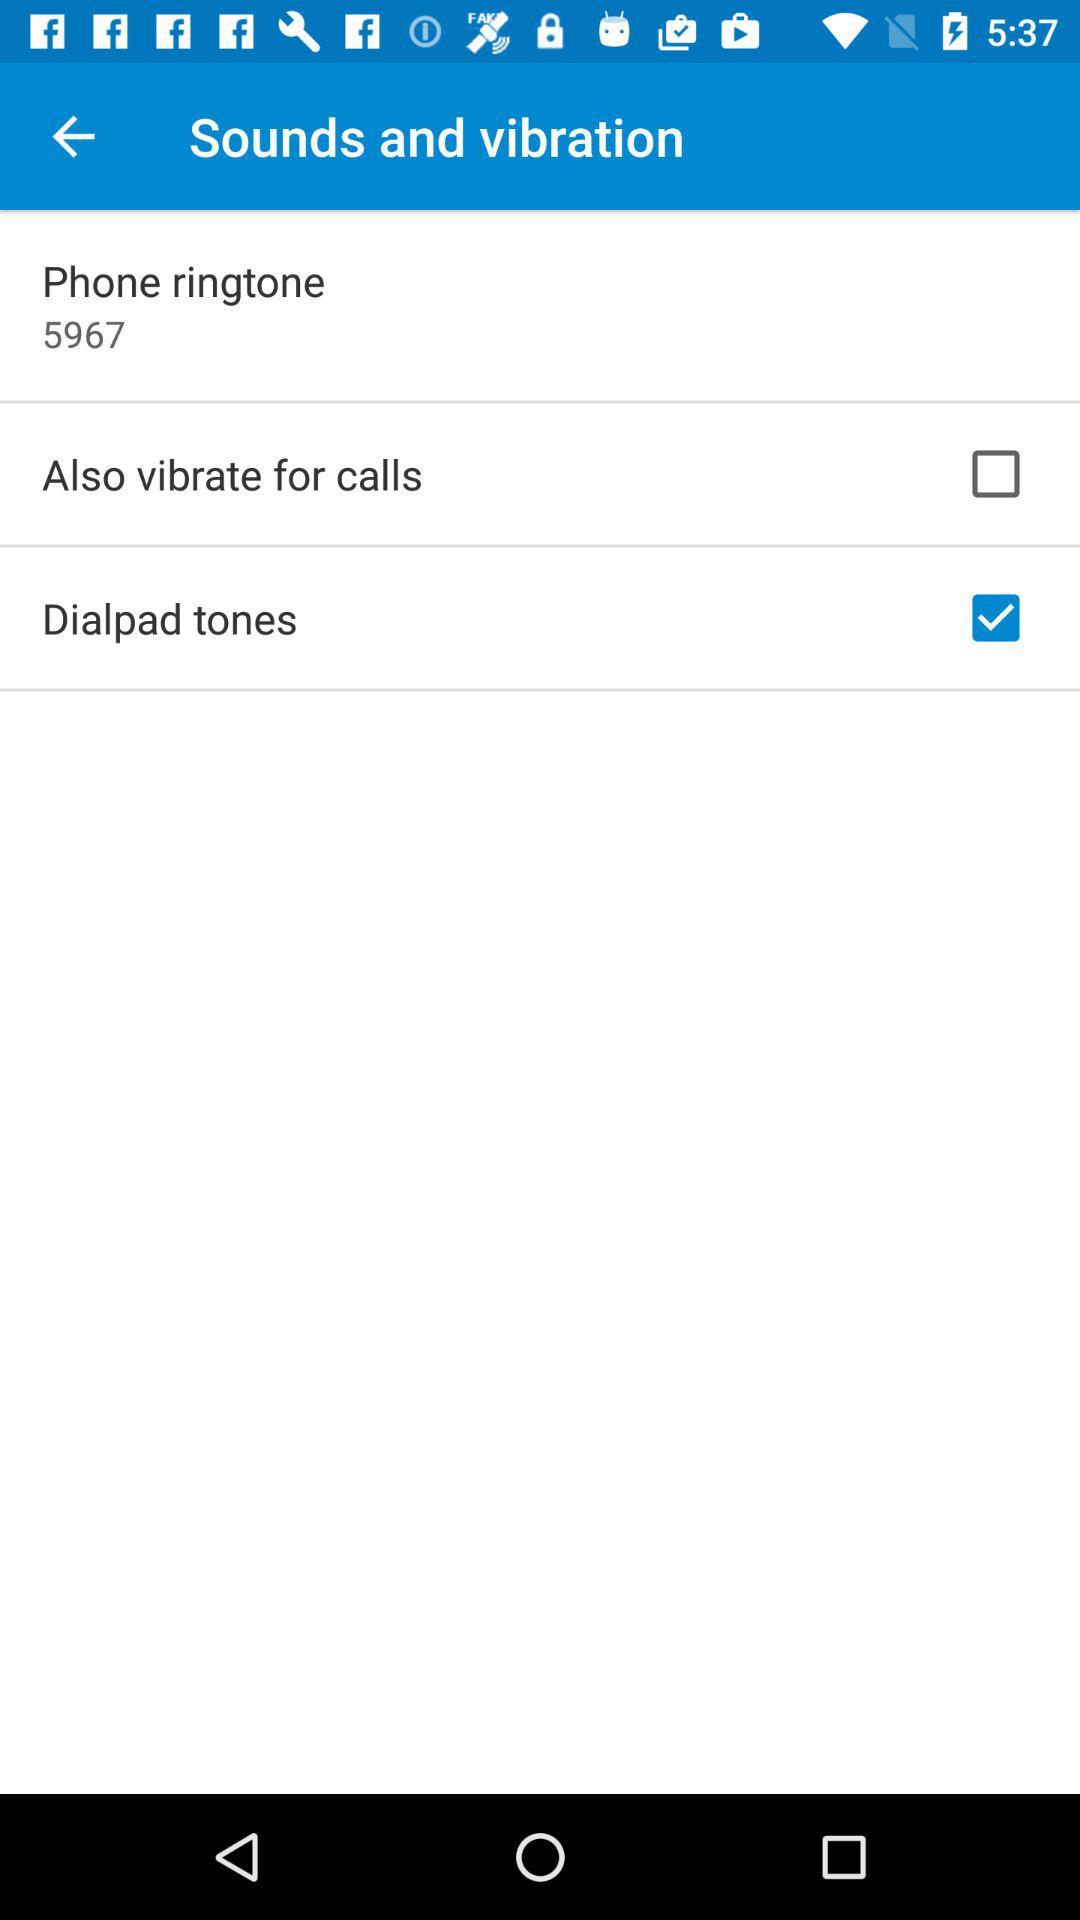  What do you see at coordinates (83, 333) in the screenshot?
I see `app above also vibrate for app` at bounding box center [83, 333].